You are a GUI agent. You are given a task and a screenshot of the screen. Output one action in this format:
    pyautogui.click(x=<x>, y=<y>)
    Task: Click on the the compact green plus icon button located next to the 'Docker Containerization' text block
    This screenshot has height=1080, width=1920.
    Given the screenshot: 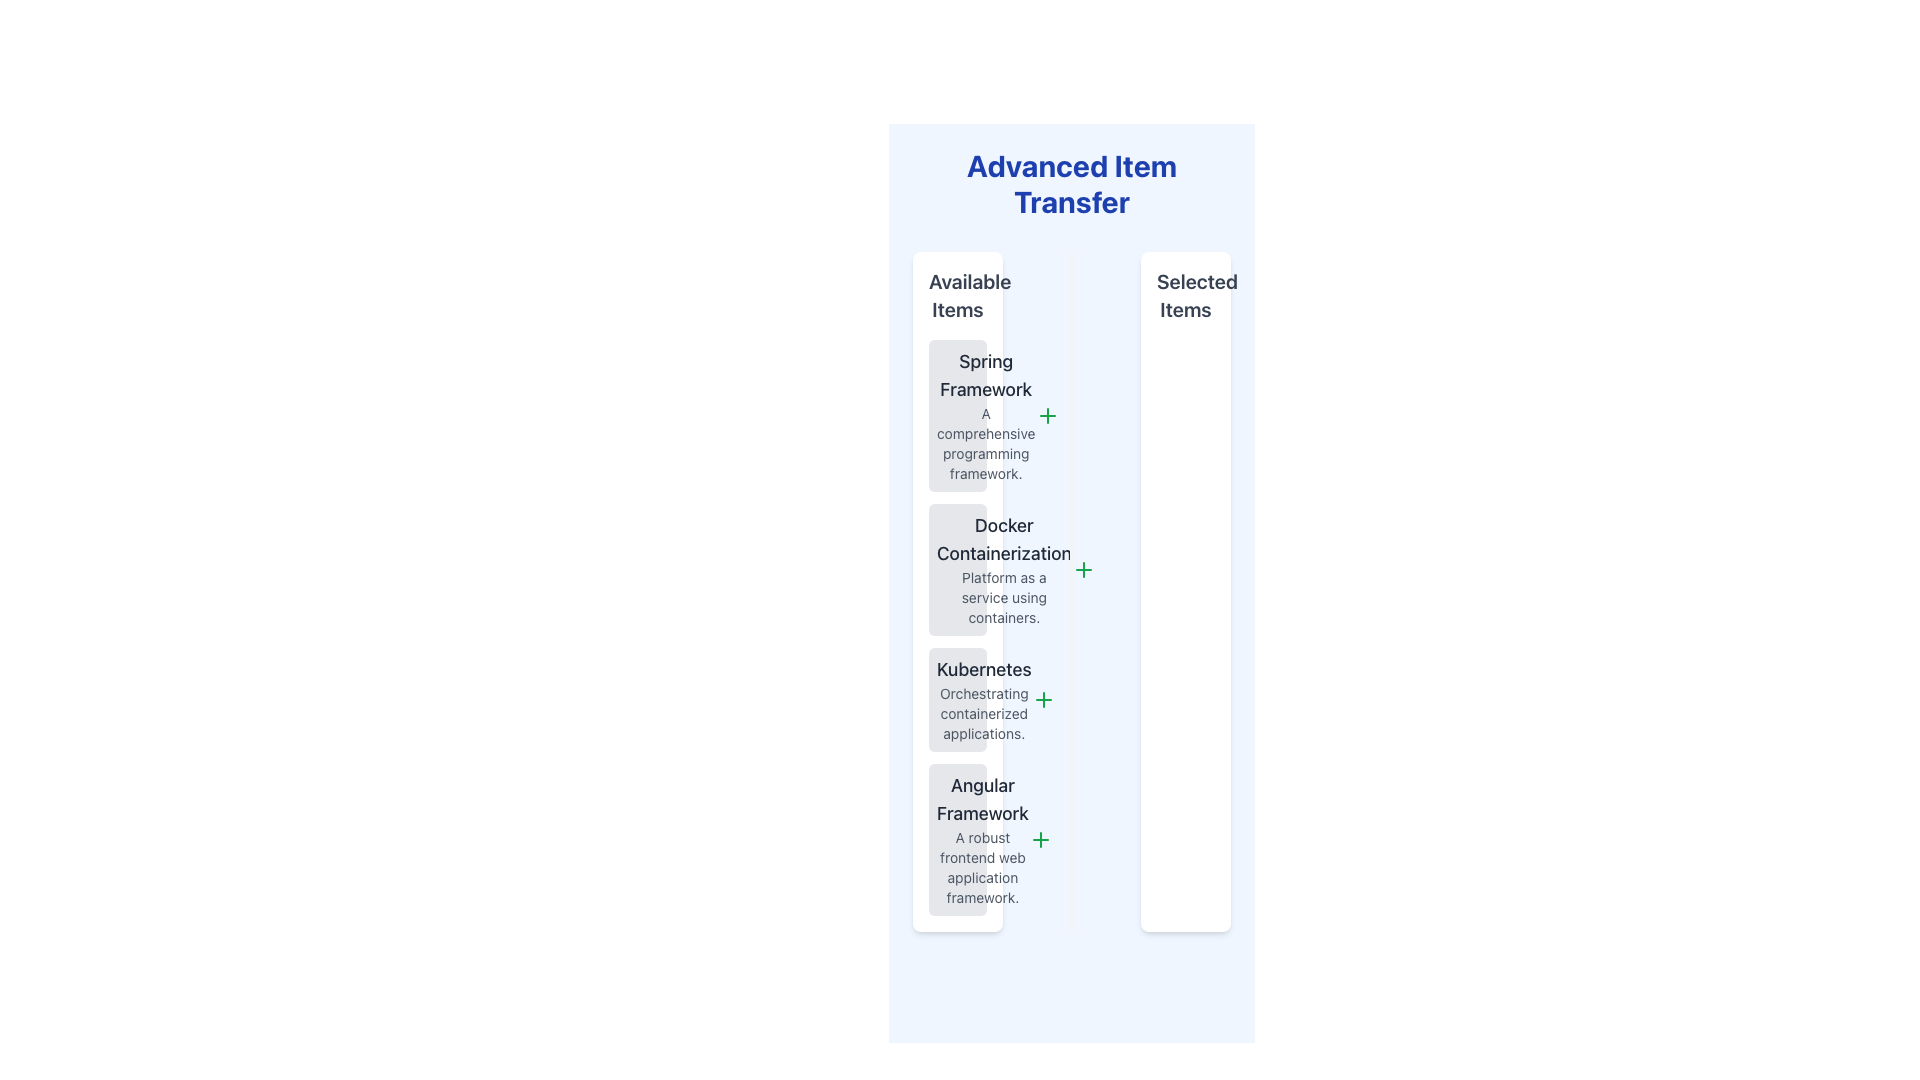 What is the action you would take?
    pyautogui.click(x=1082, y=570)
    